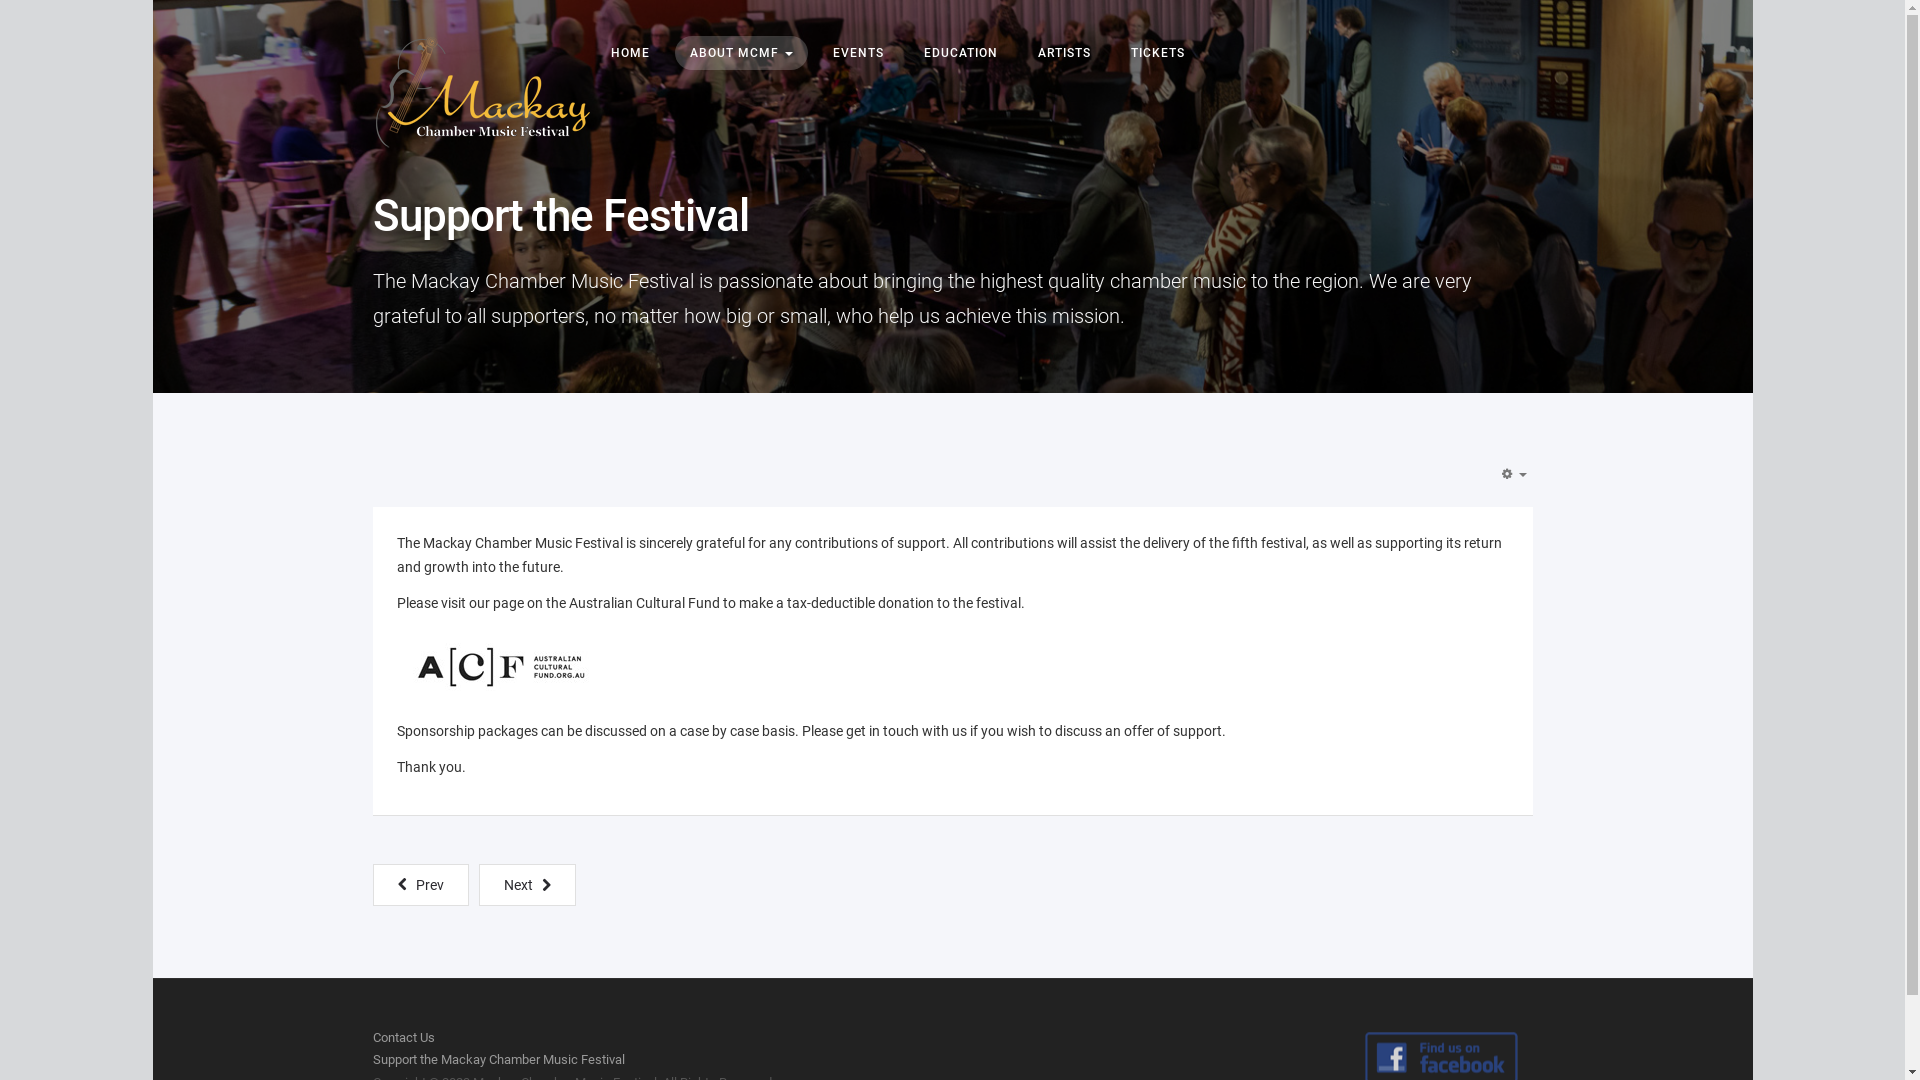  I want to click on 'Prev', so click(419, 883).